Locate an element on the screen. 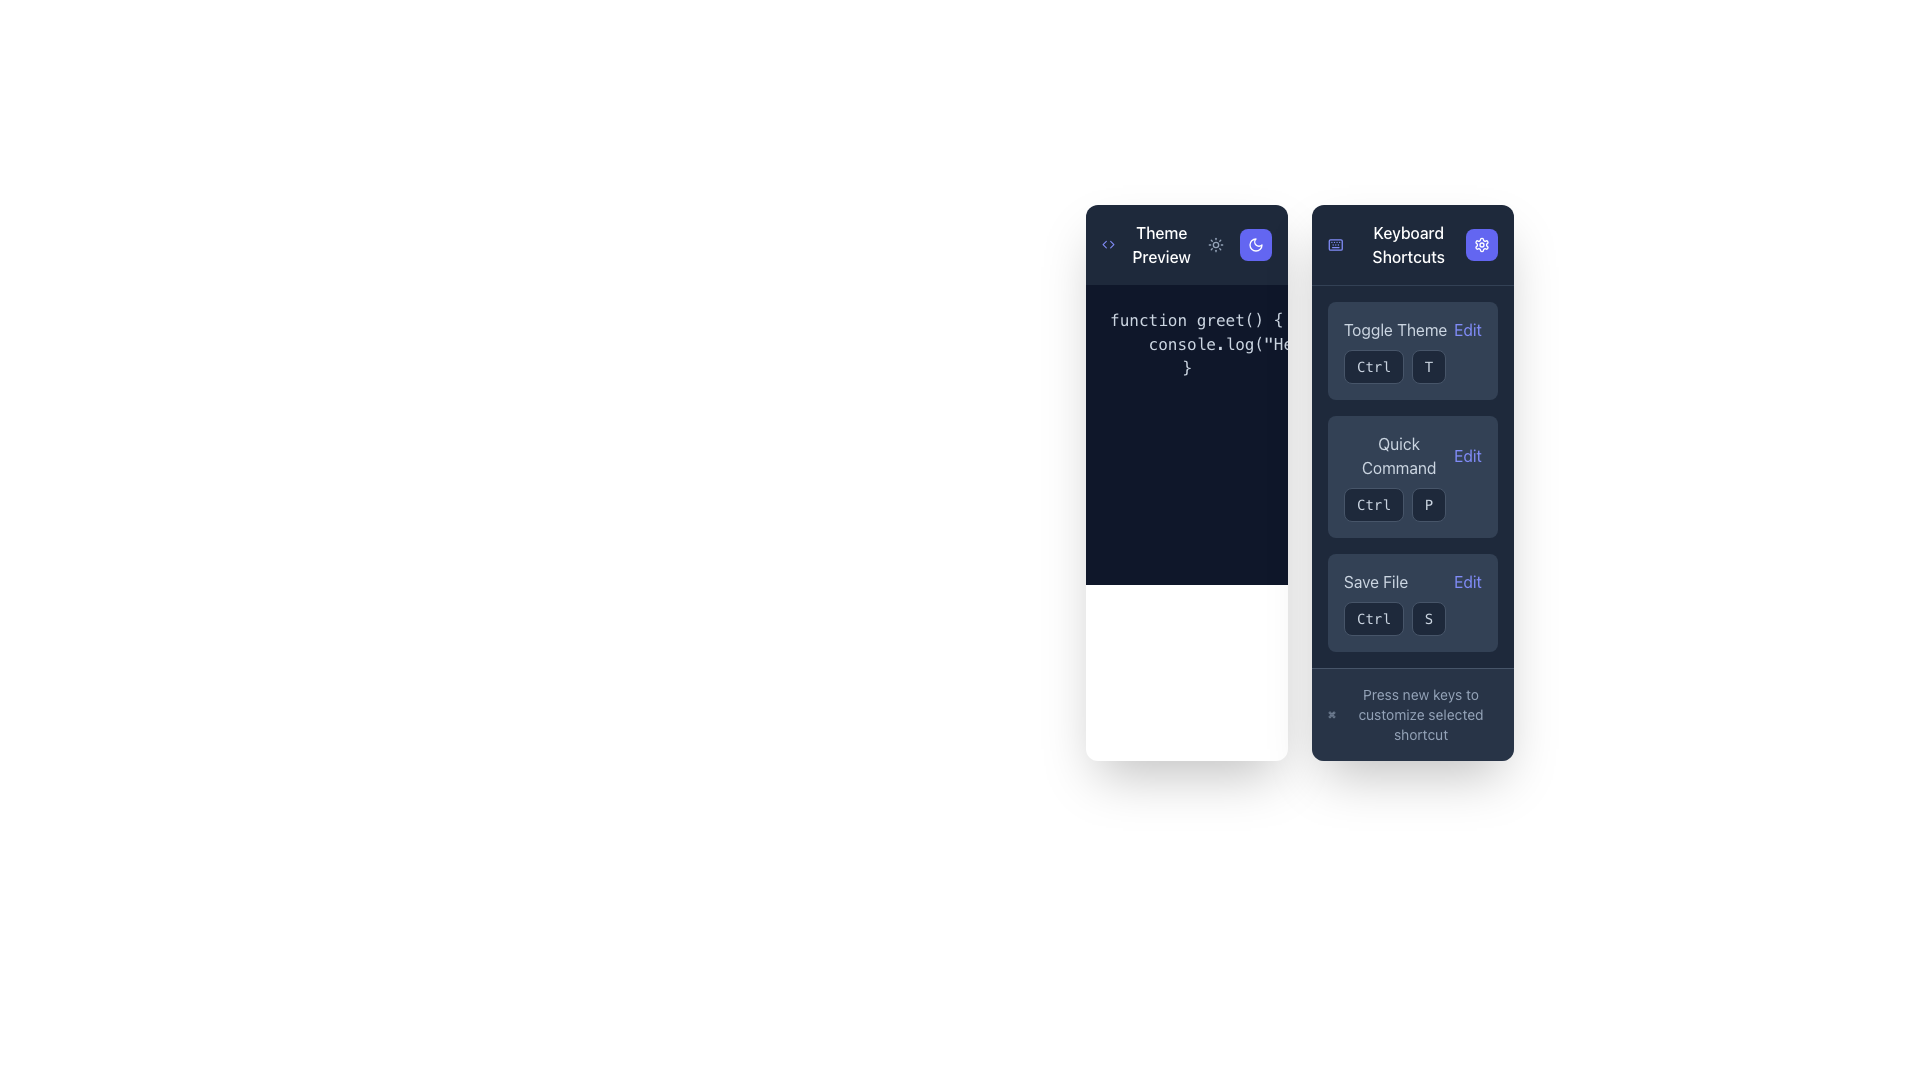 Image resolution: width=1920 pixels, height=1080 pixels. code block or code editor display located near the top-center of the left column, which is part of the 'Theme Preview' area for debugging purposes is located at coordinates (1186, 343).